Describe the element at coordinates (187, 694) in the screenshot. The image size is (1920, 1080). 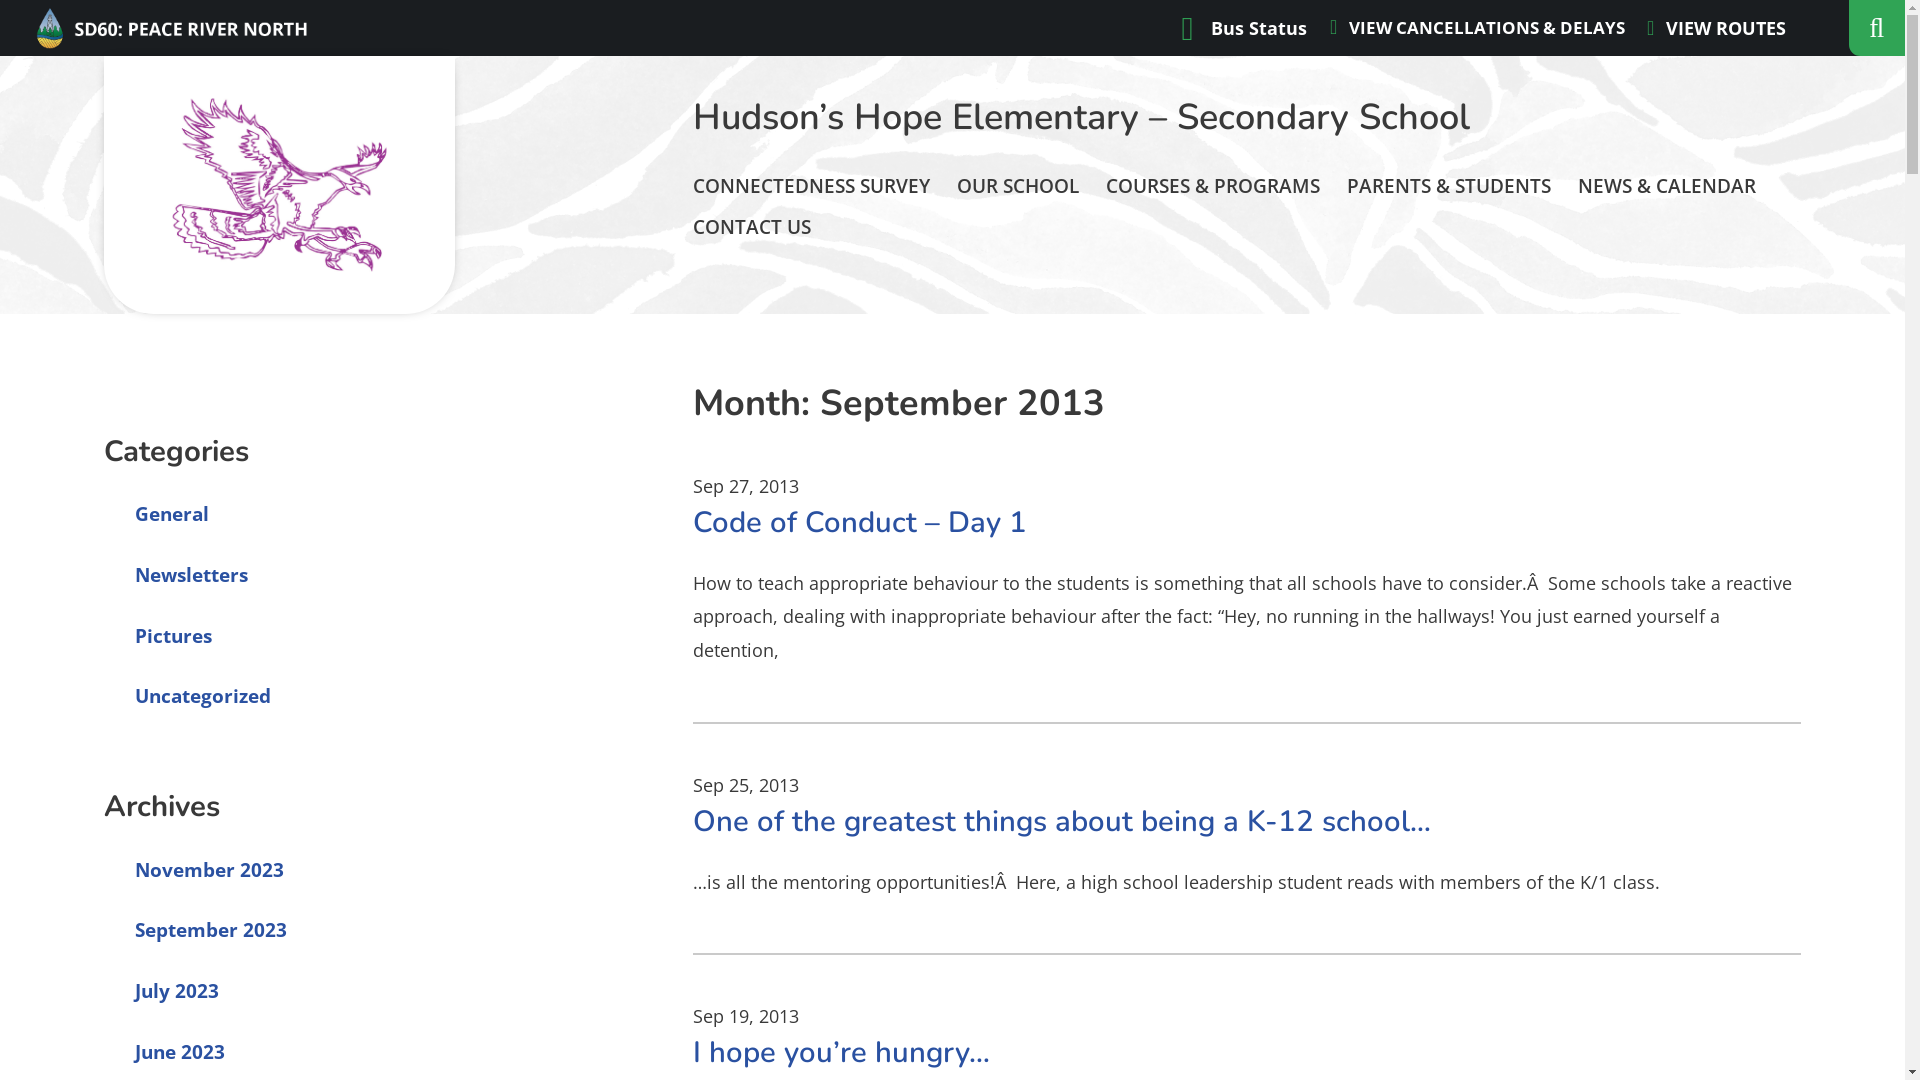
I see `'Uncategorized'` at that location.